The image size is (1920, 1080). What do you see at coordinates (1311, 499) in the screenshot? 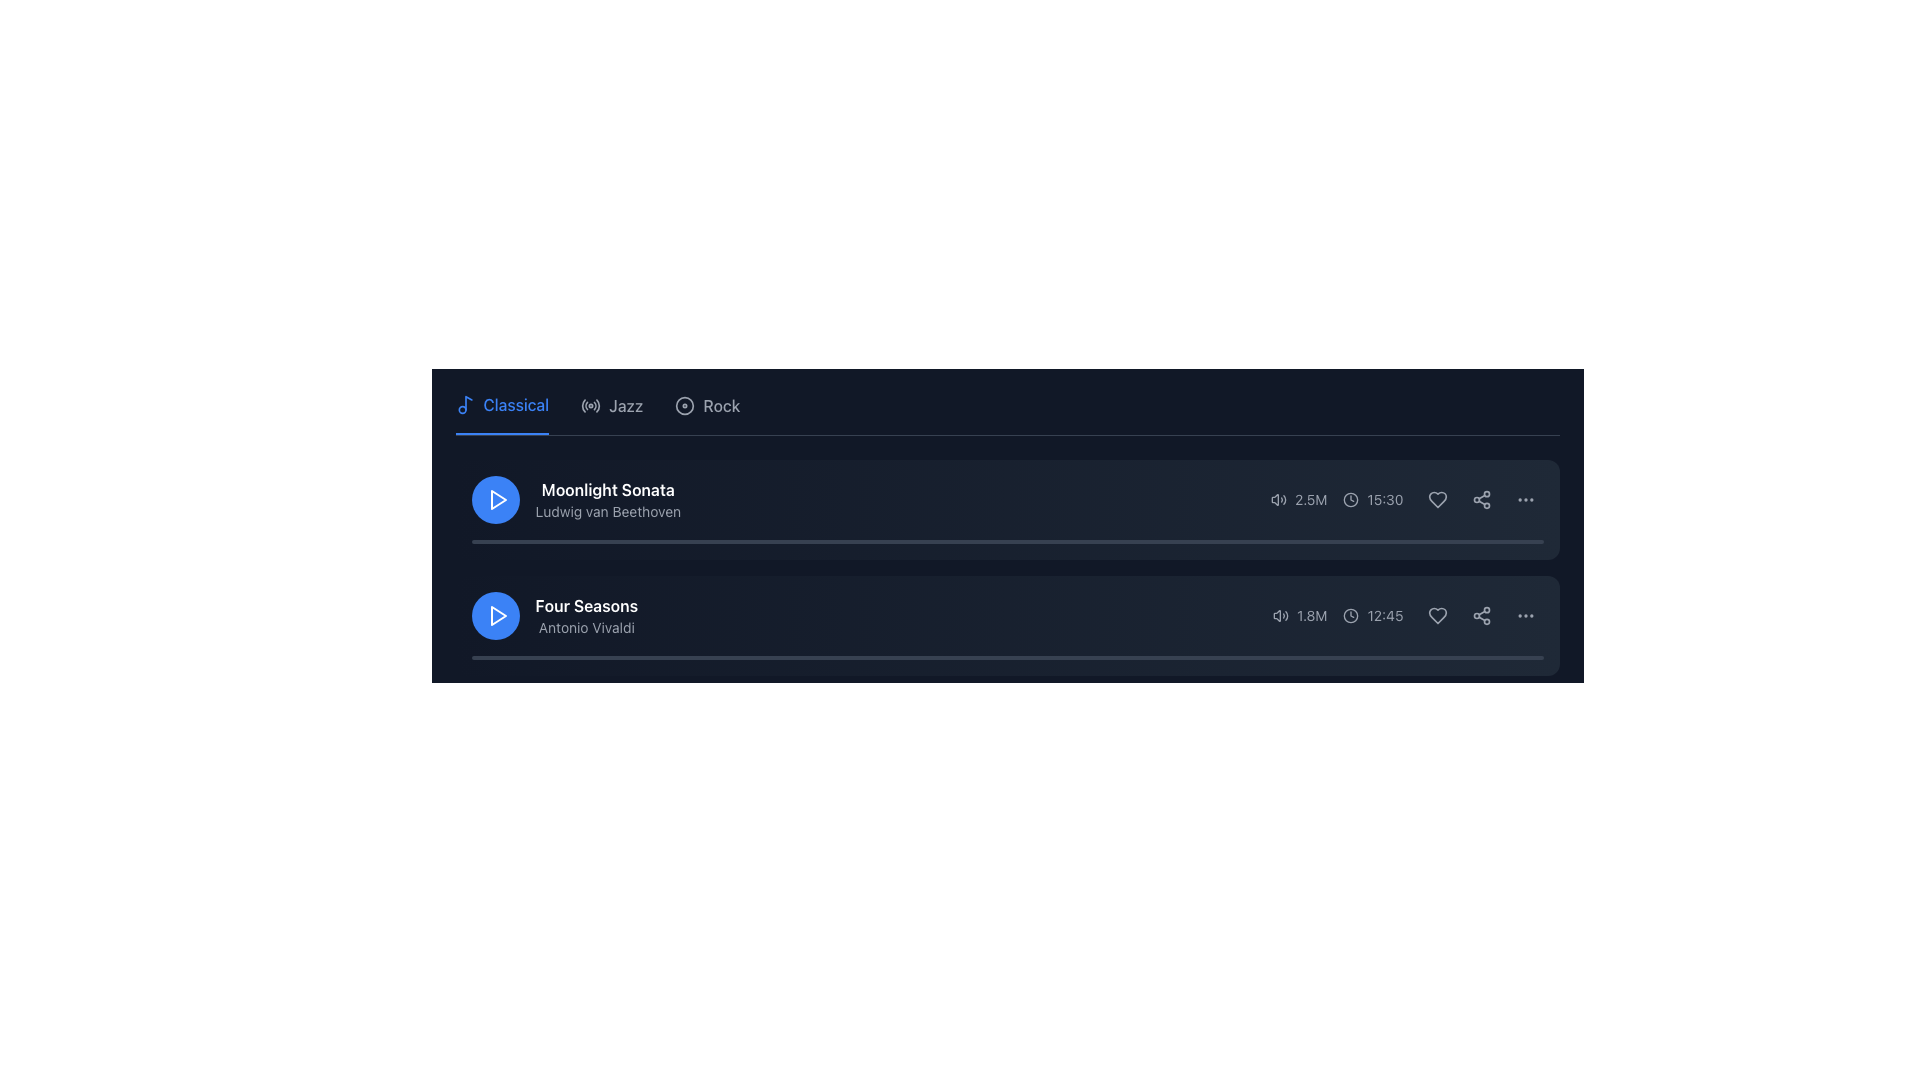
I see `the text display showing the number of listens for the track 'Moonlight Sonata', located to the right of the volume icon` at bounding box center [1311, 499].